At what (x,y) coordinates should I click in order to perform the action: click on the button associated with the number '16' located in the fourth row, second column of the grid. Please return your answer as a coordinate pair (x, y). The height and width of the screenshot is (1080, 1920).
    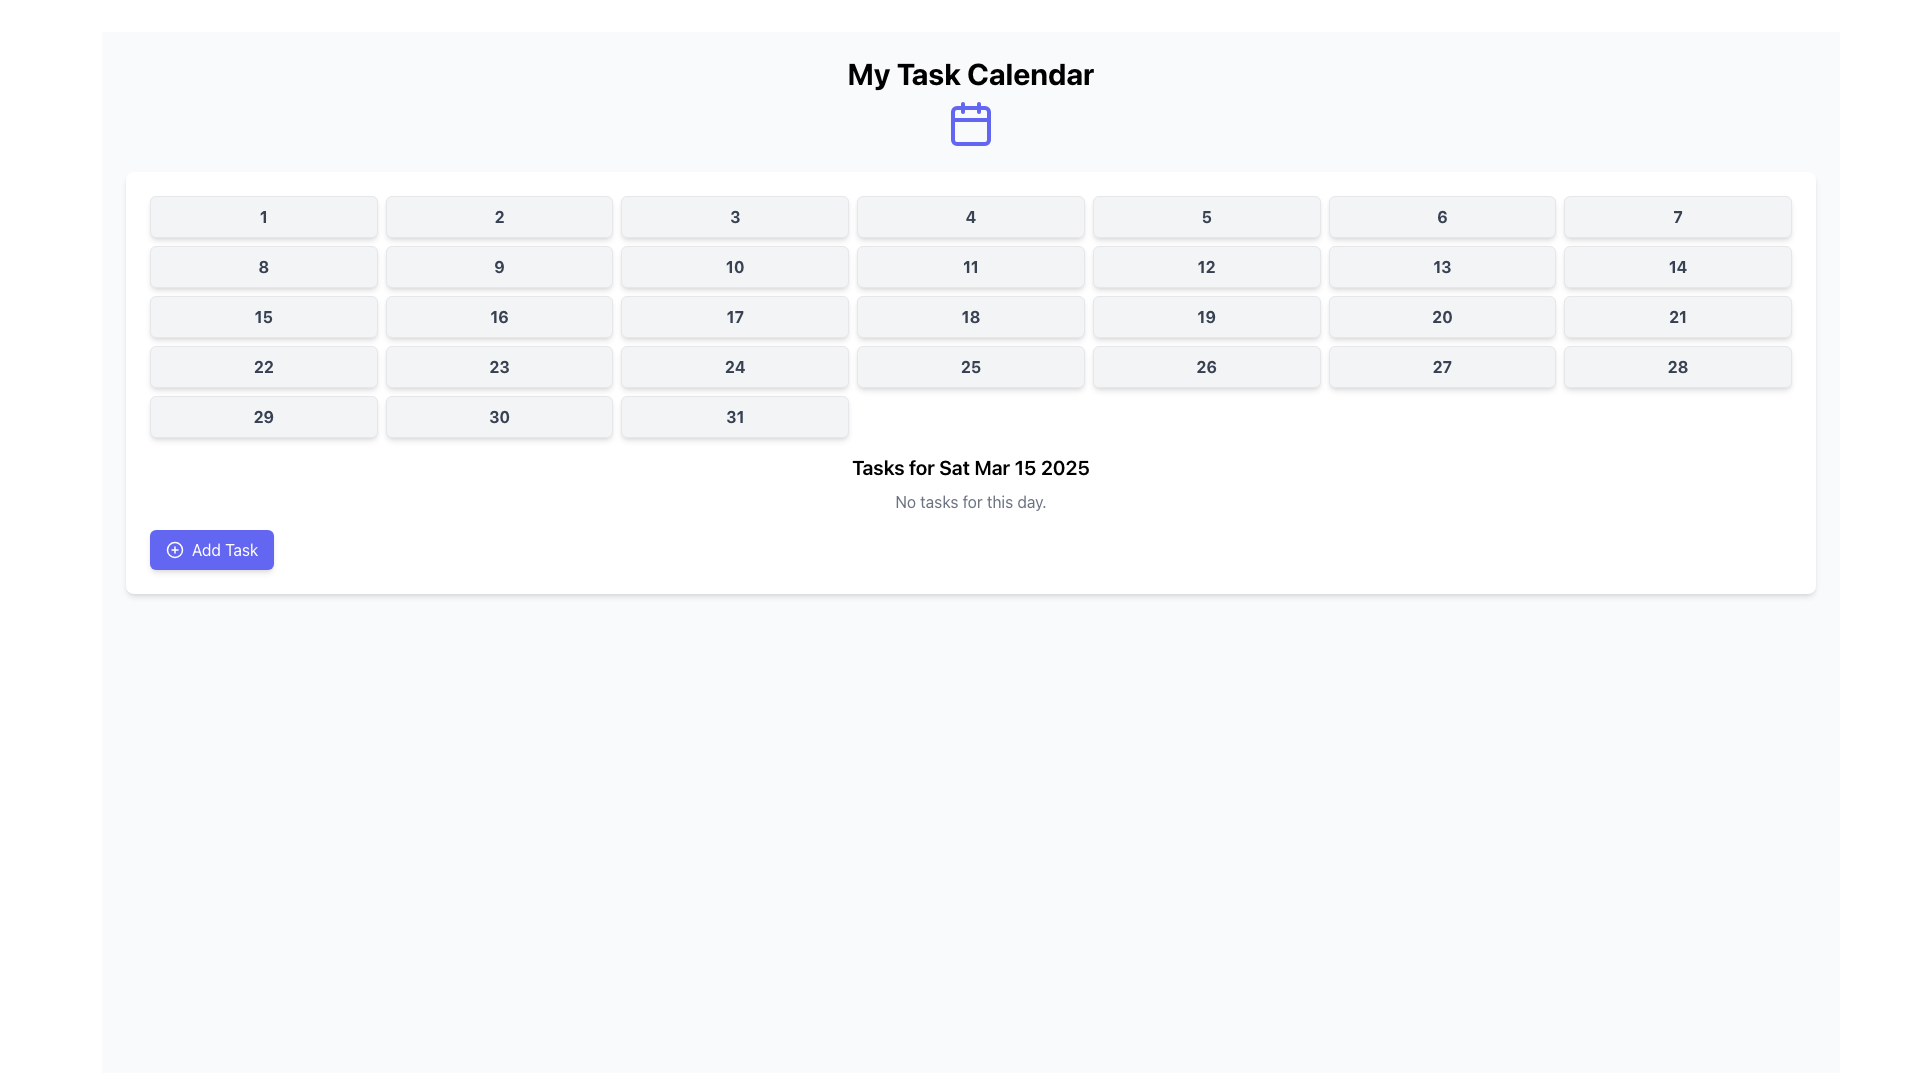
    Looking at the image, I should click on (499, 315).